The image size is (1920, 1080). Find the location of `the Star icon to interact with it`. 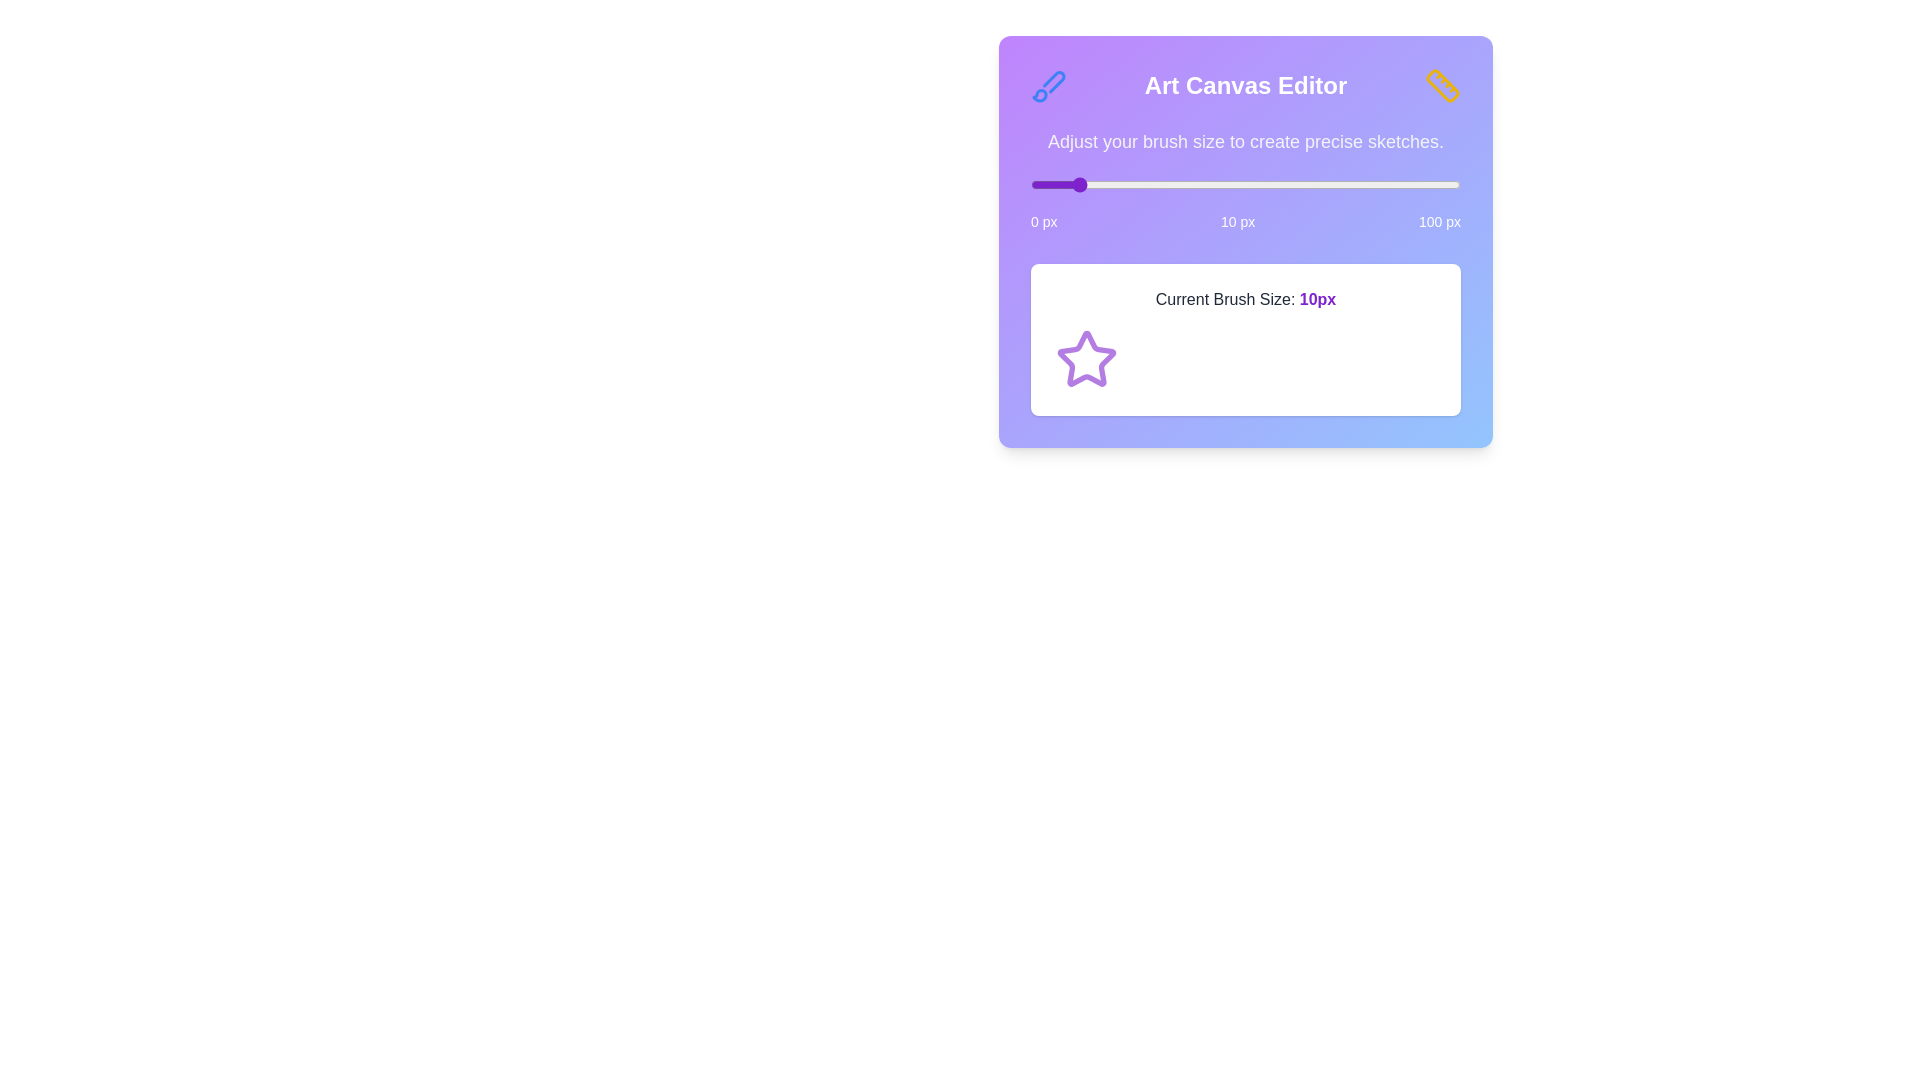

the Star icon to interact with it is located at coordinates (1085, 358).